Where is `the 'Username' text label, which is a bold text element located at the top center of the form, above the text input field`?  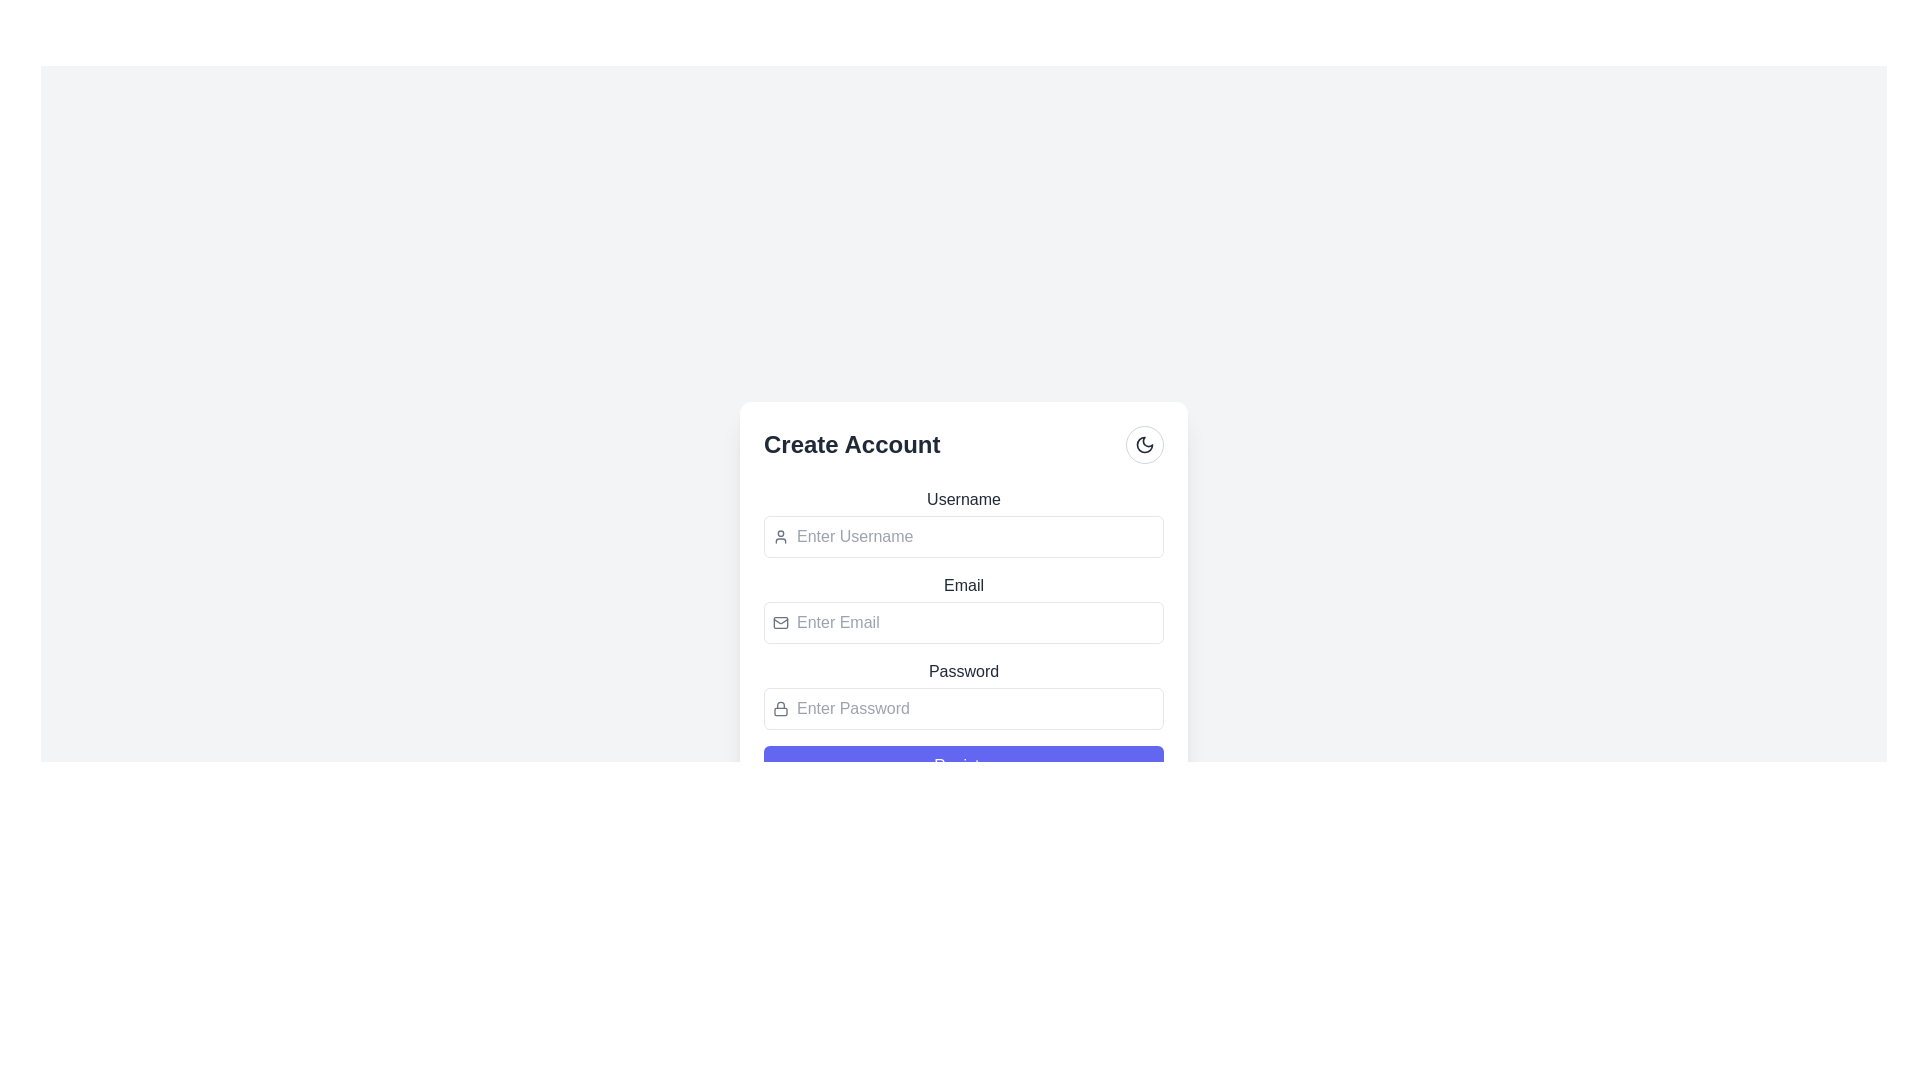
the 'Username' text label, which is a bold text element located at the top center of the form, above the text input field is located at coordinates (964, 499).